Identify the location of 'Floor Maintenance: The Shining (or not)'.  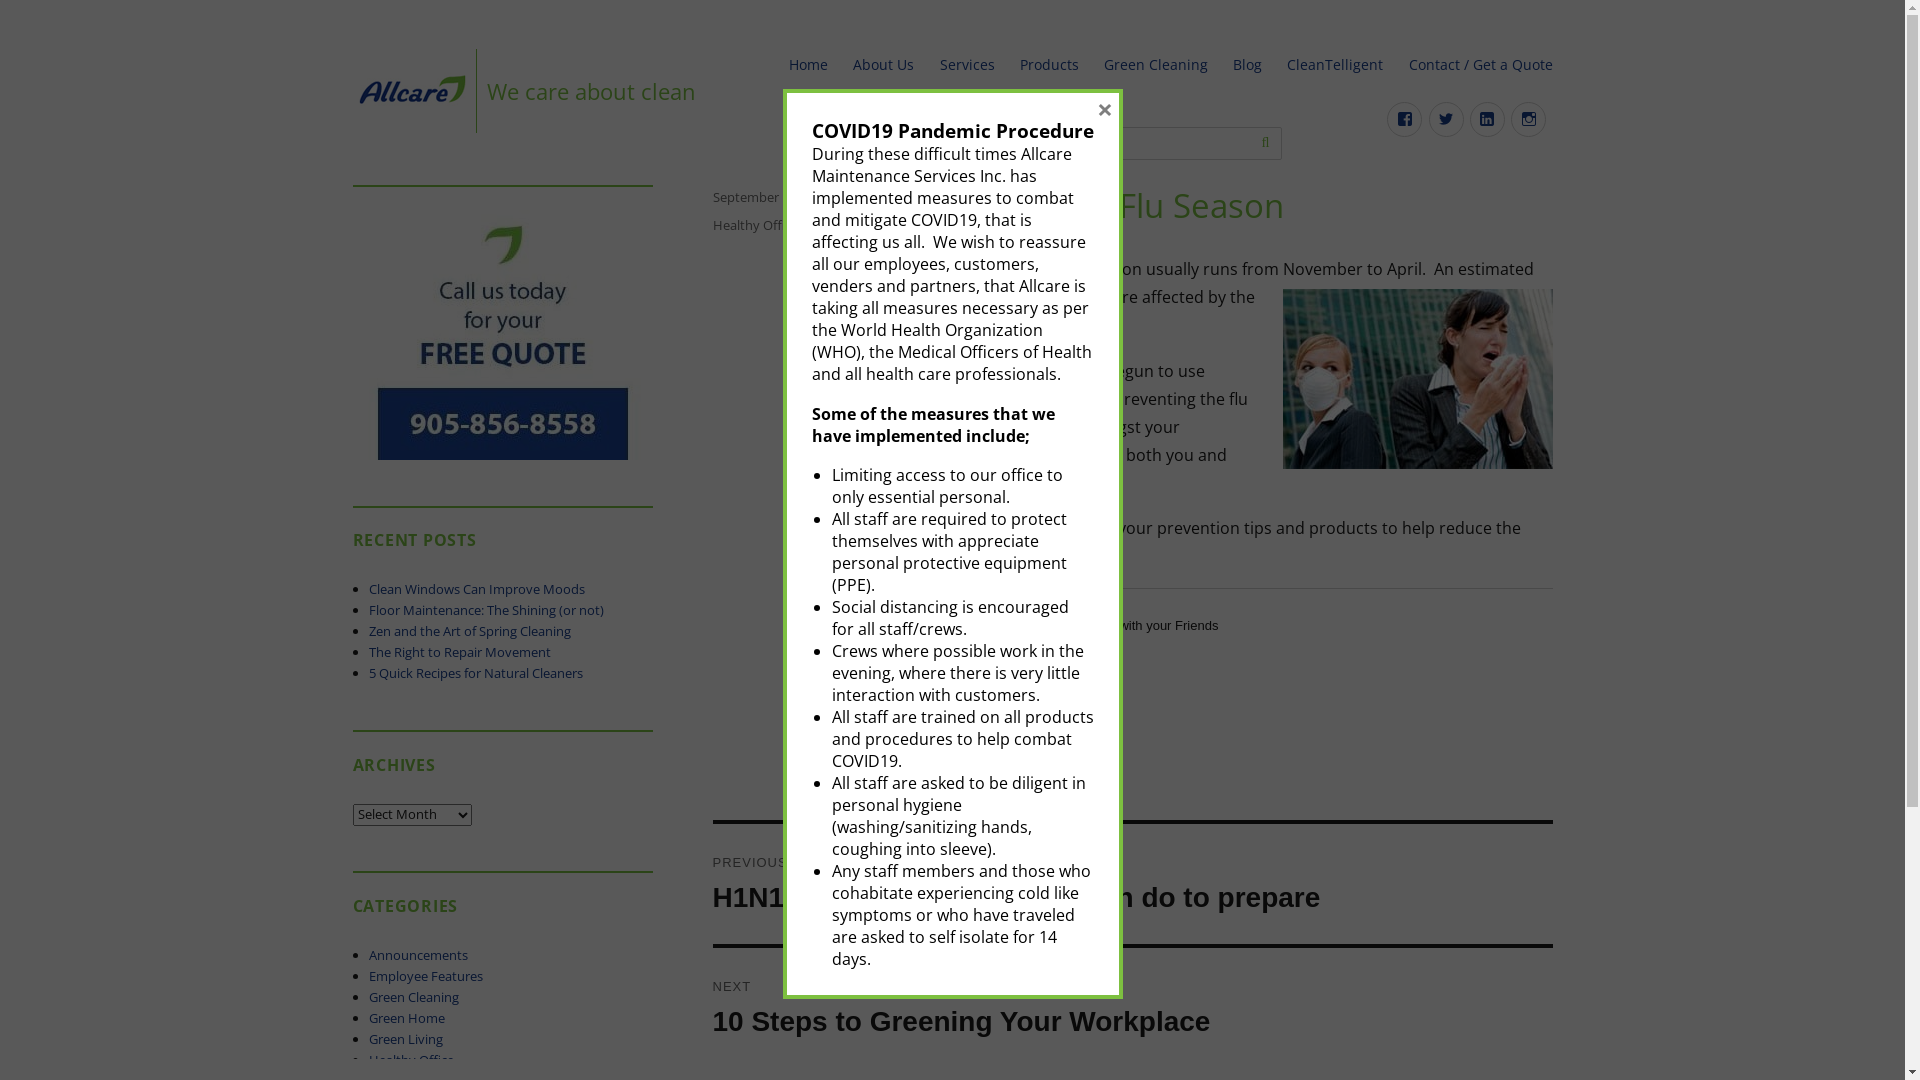
(486, 608).